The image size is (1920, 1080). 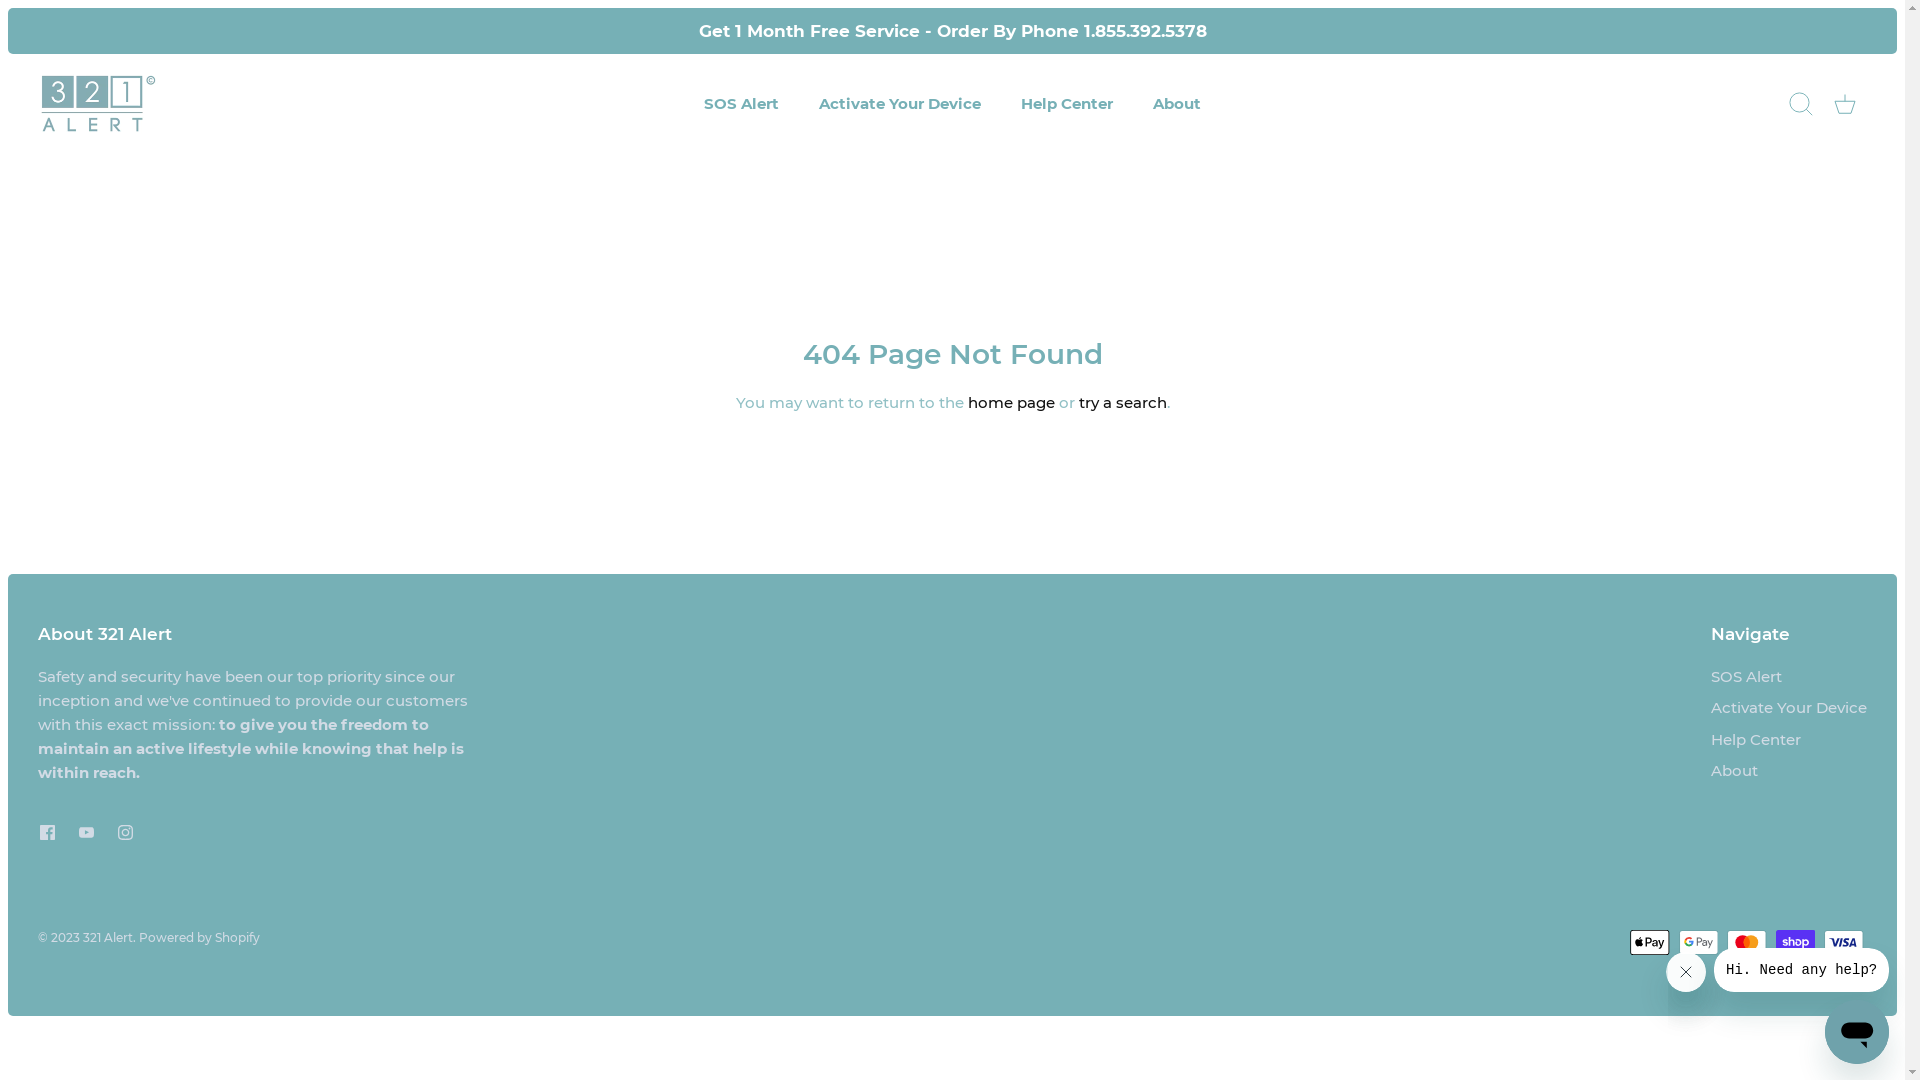 I want to click on 'Button to launch messaging window', so click(x=1856, y=1032).